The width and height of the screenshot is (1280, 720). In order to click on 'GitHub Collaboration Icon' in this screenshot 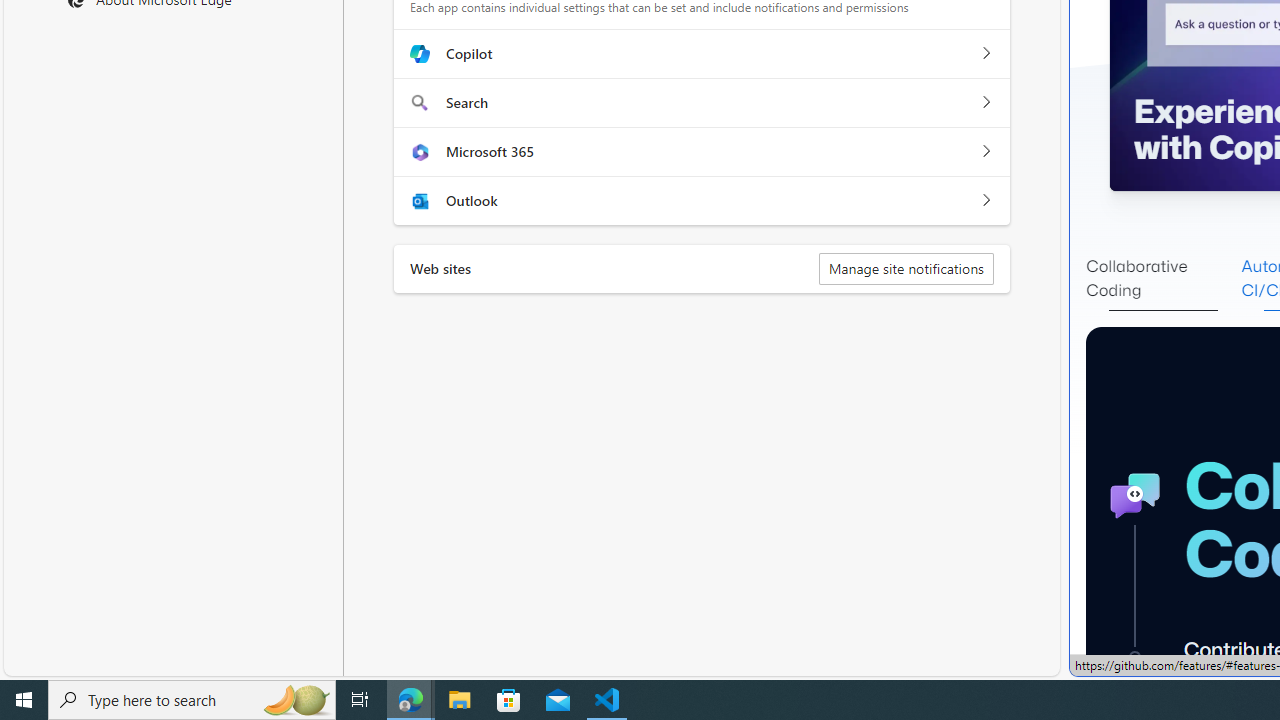, I will do `click(1135, 495)`.